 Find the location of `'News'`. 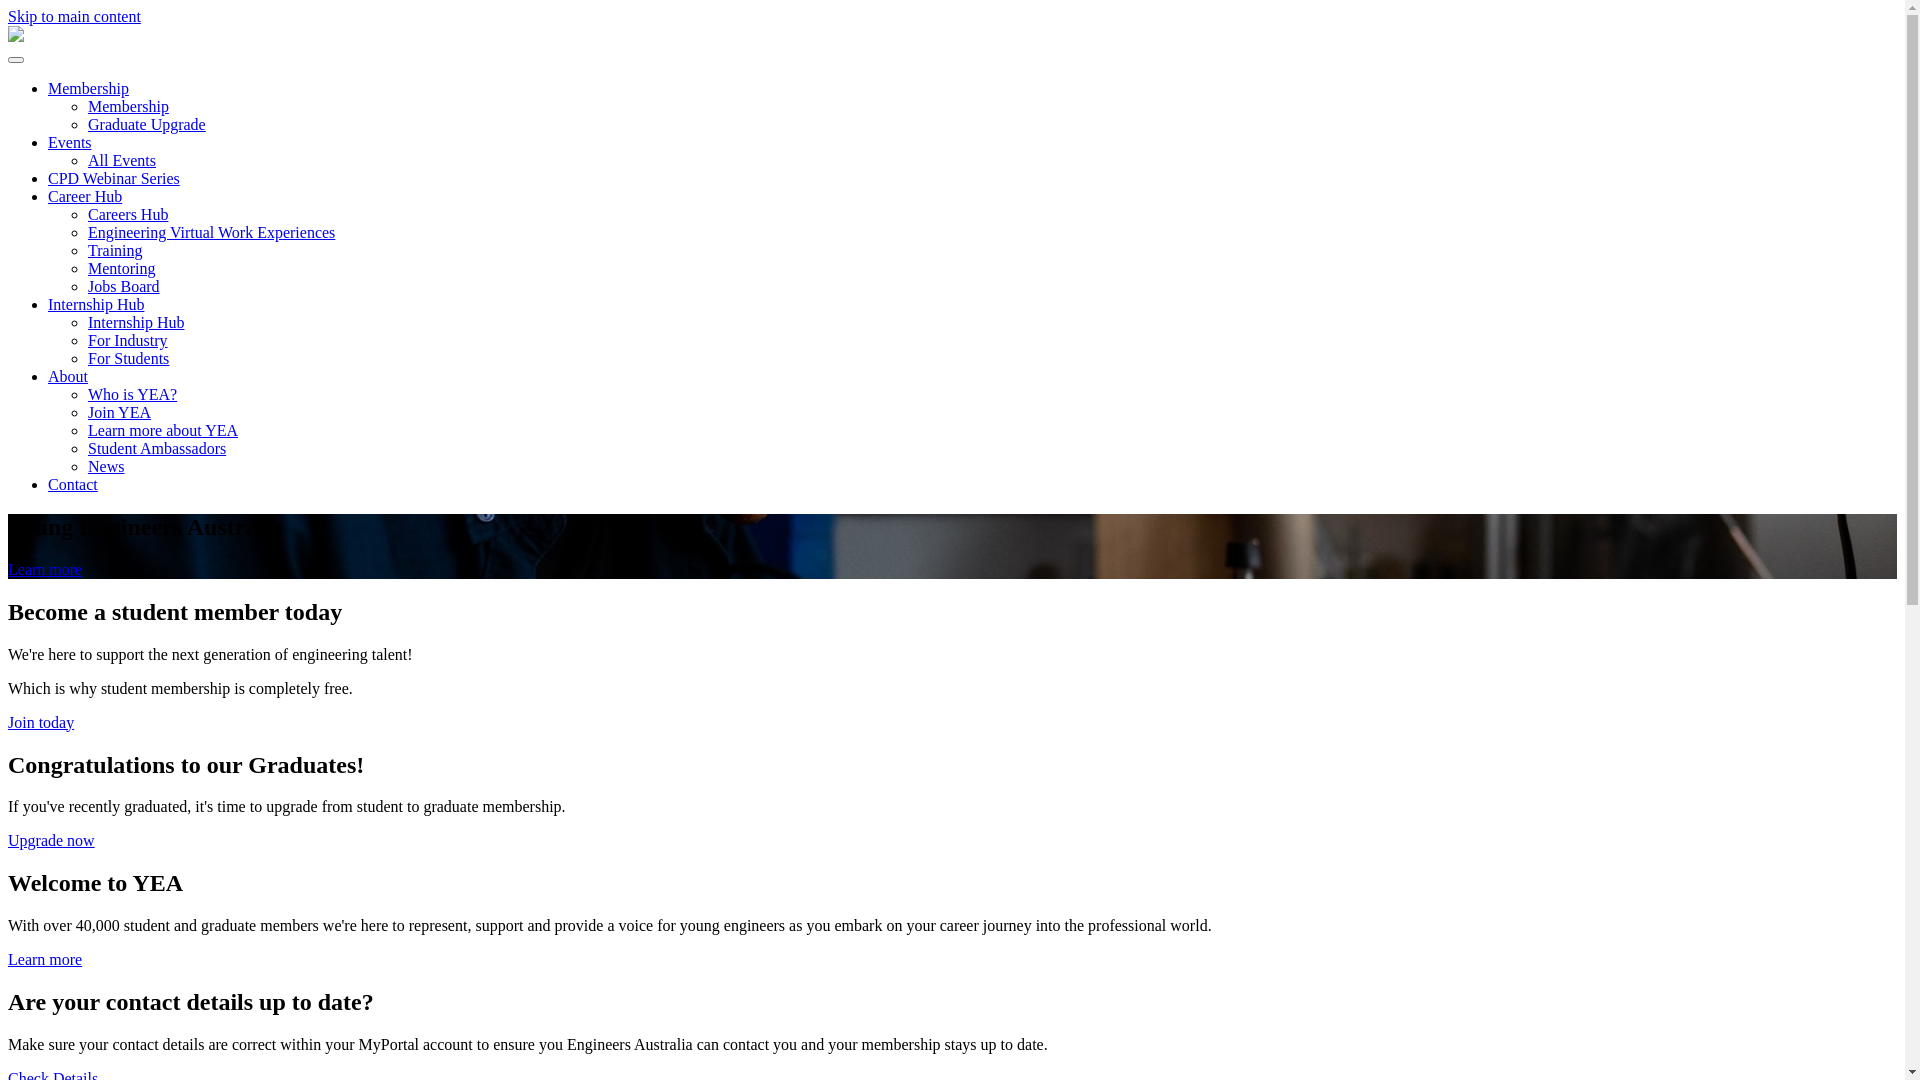

'News' is located at coordinates (104, 466).